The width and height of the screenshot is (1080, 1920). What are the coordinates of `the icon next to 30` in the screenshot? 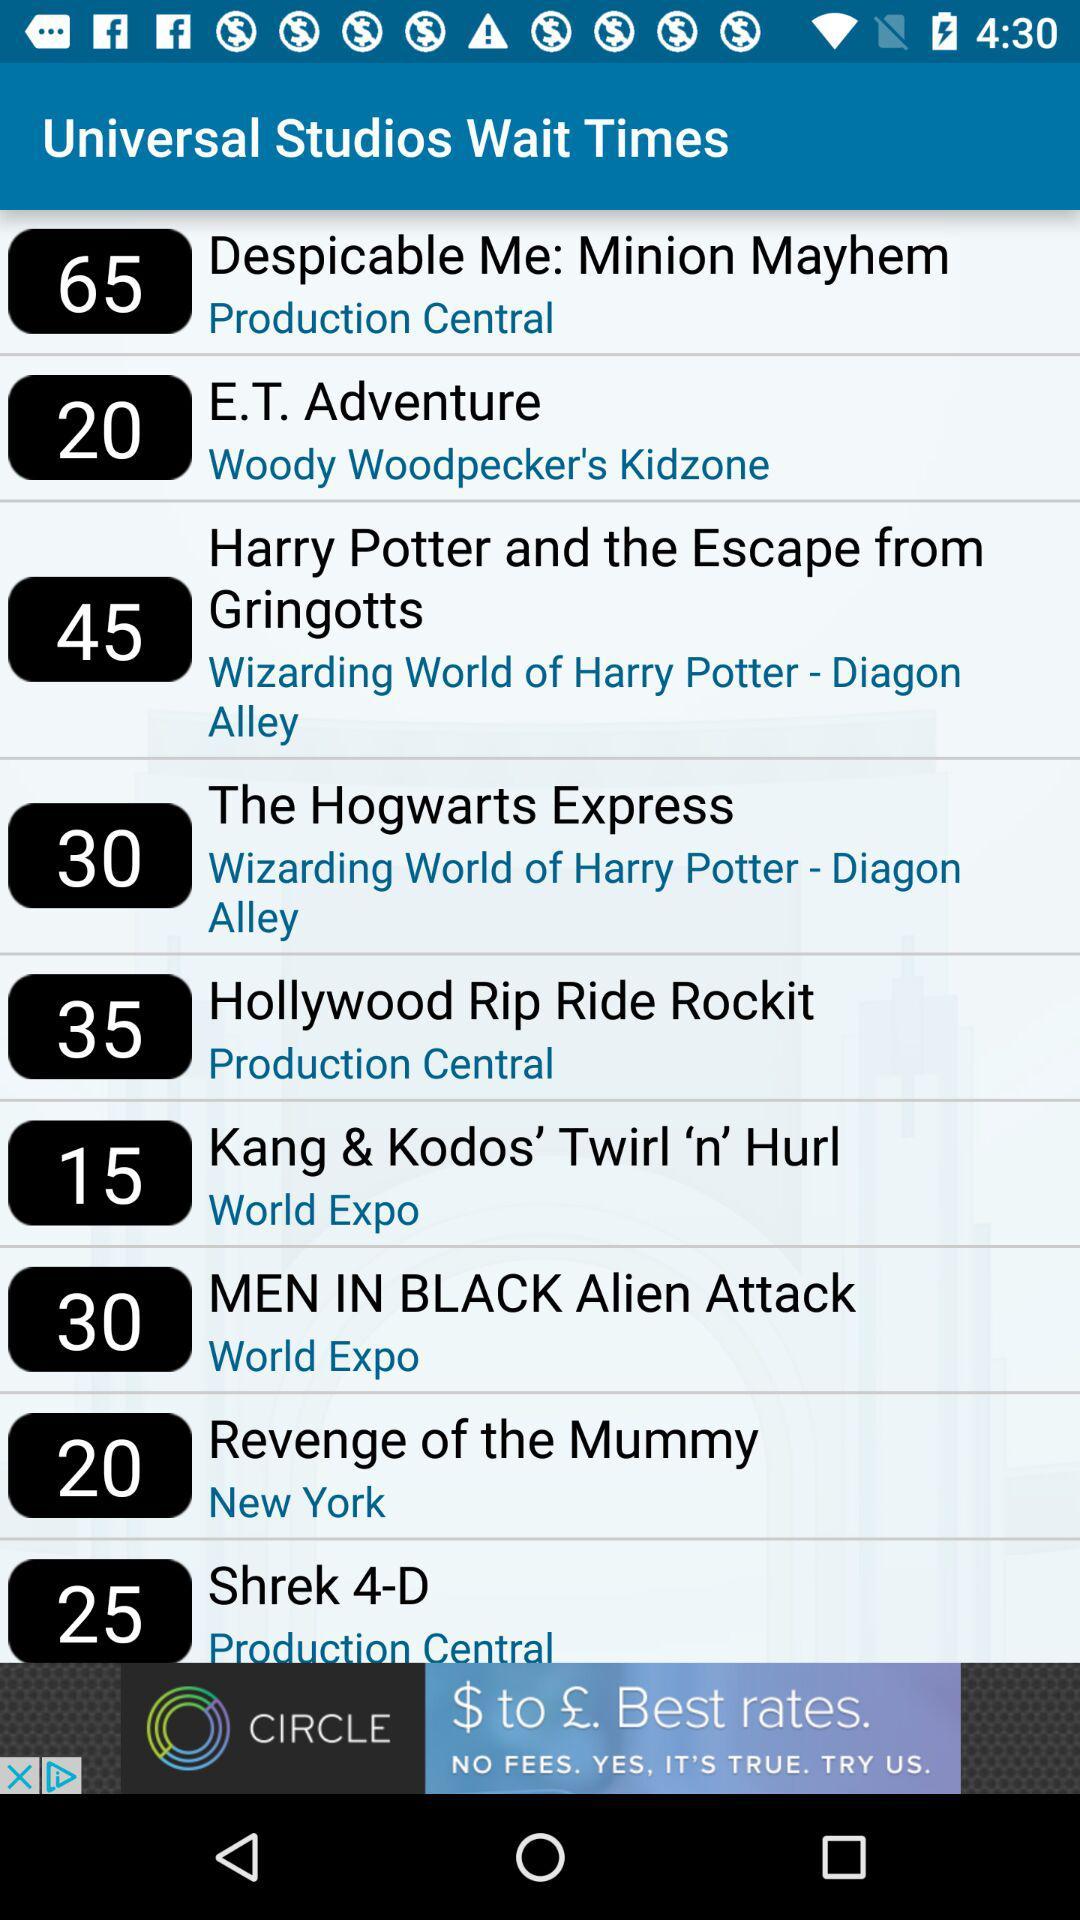 It's located at (530, 1291).